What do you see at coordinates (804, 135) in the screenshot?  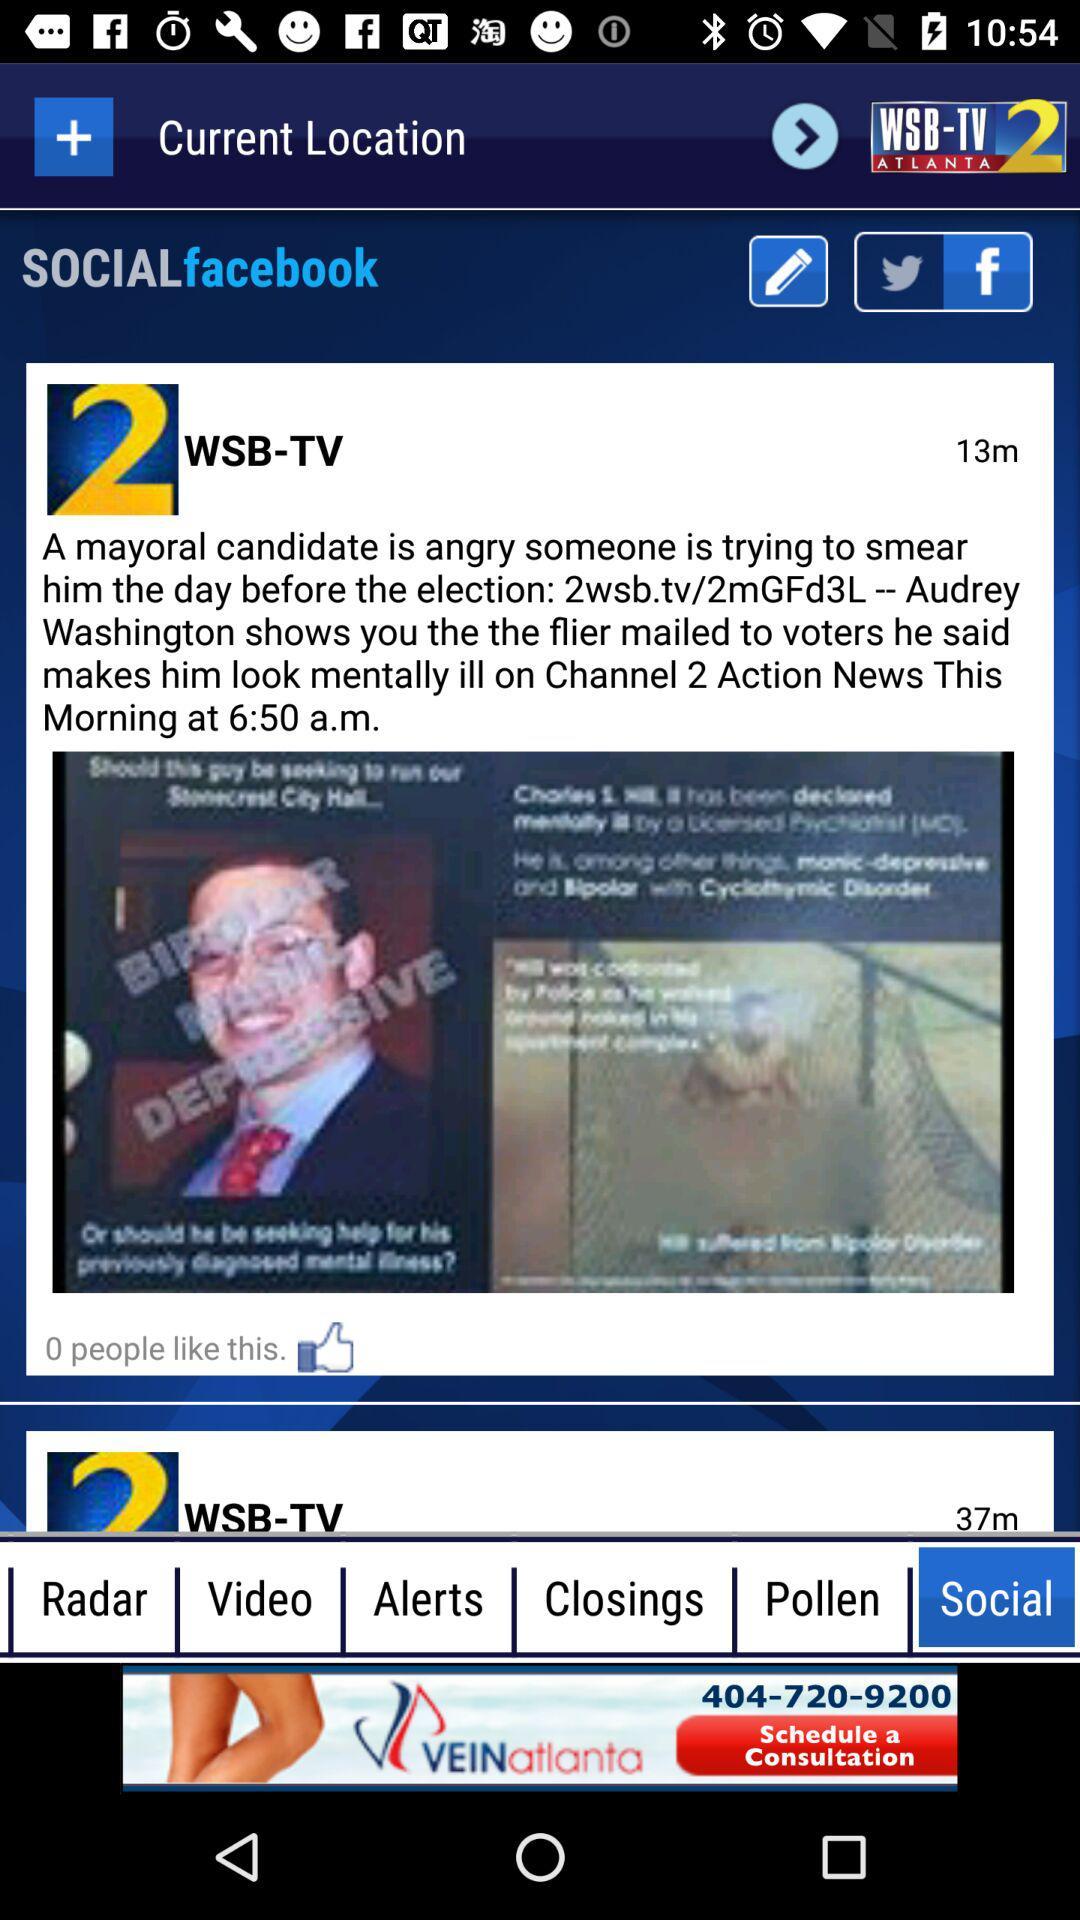 I see `next page` at bounding box center [804, 135].